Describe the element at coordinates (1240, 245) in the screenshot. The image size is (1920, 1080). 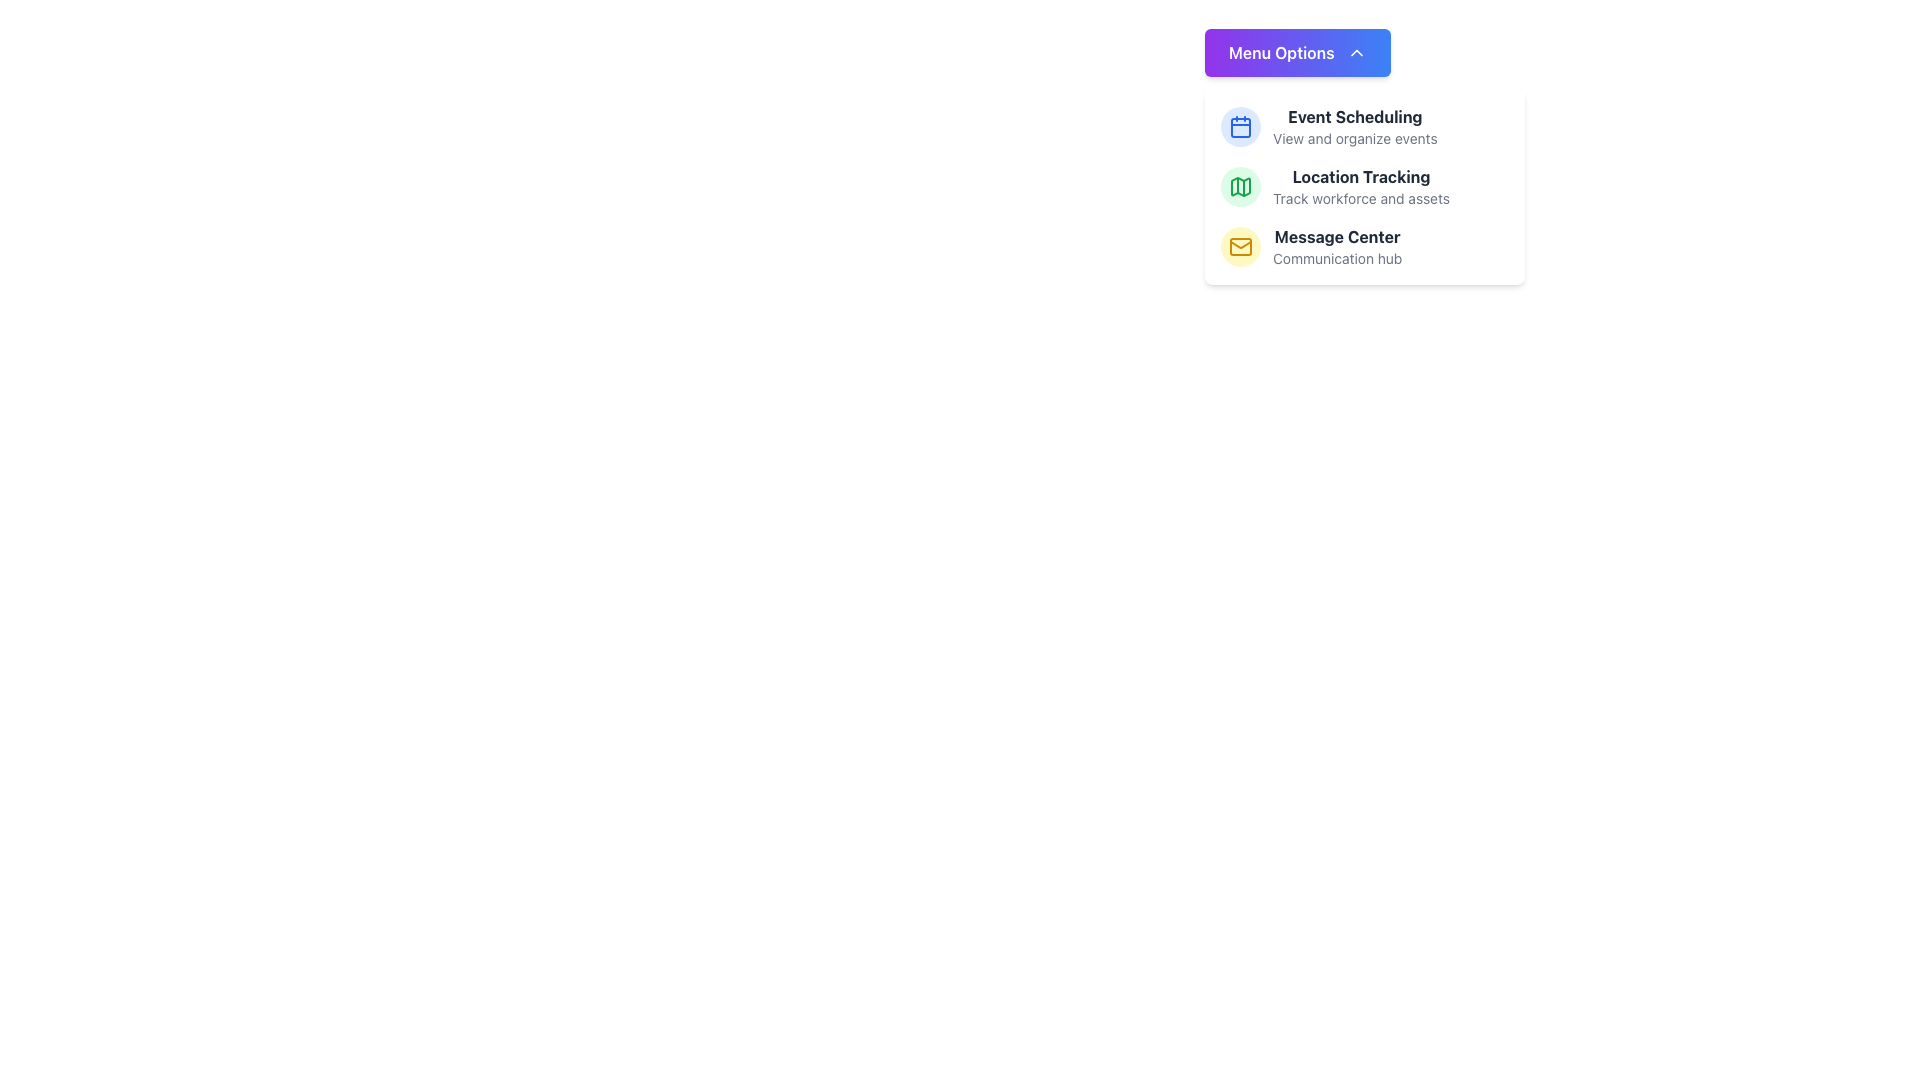
I see `the circular yellow icon with an envelope inside it located in the 'Message Center' section of the dropdown menu` at that location.